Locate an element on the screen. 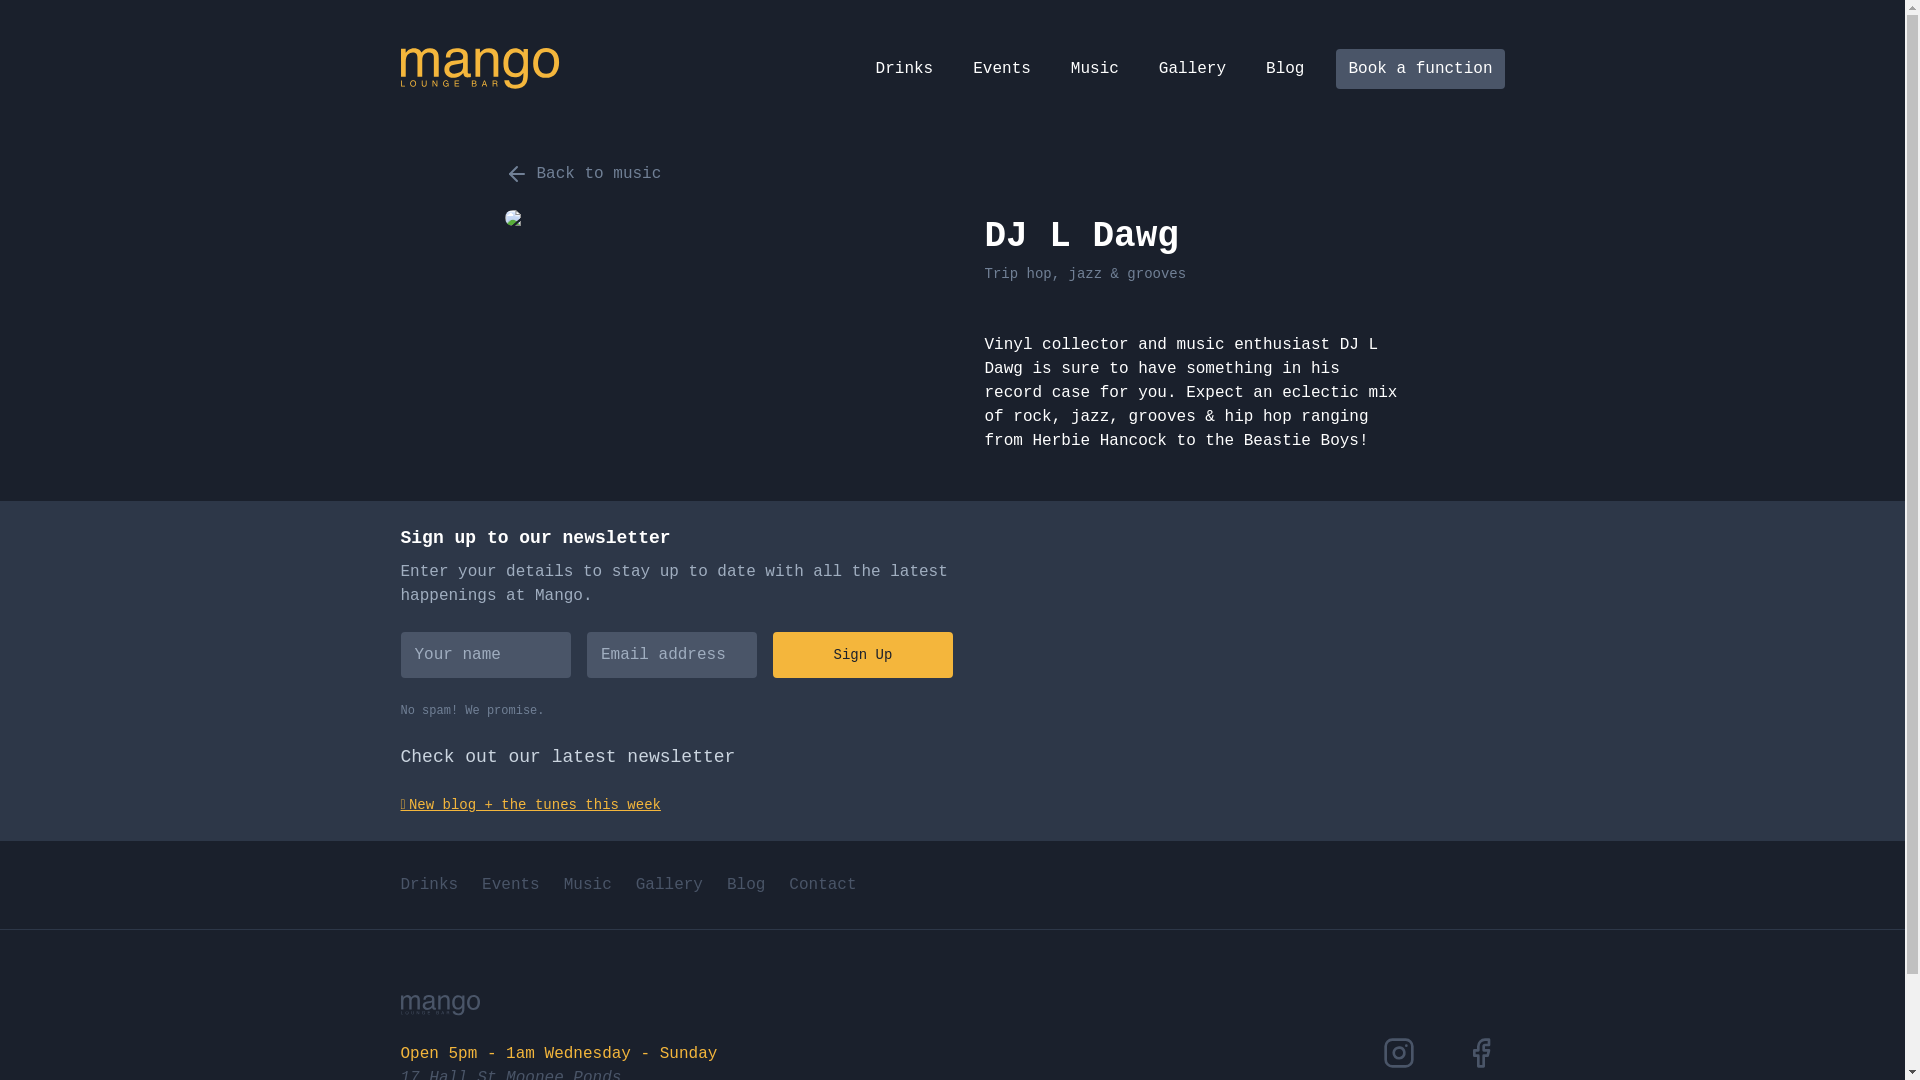 This screenshot has height=1080, width=1920. 'Book a function' is located at coordinates (1419, 68).